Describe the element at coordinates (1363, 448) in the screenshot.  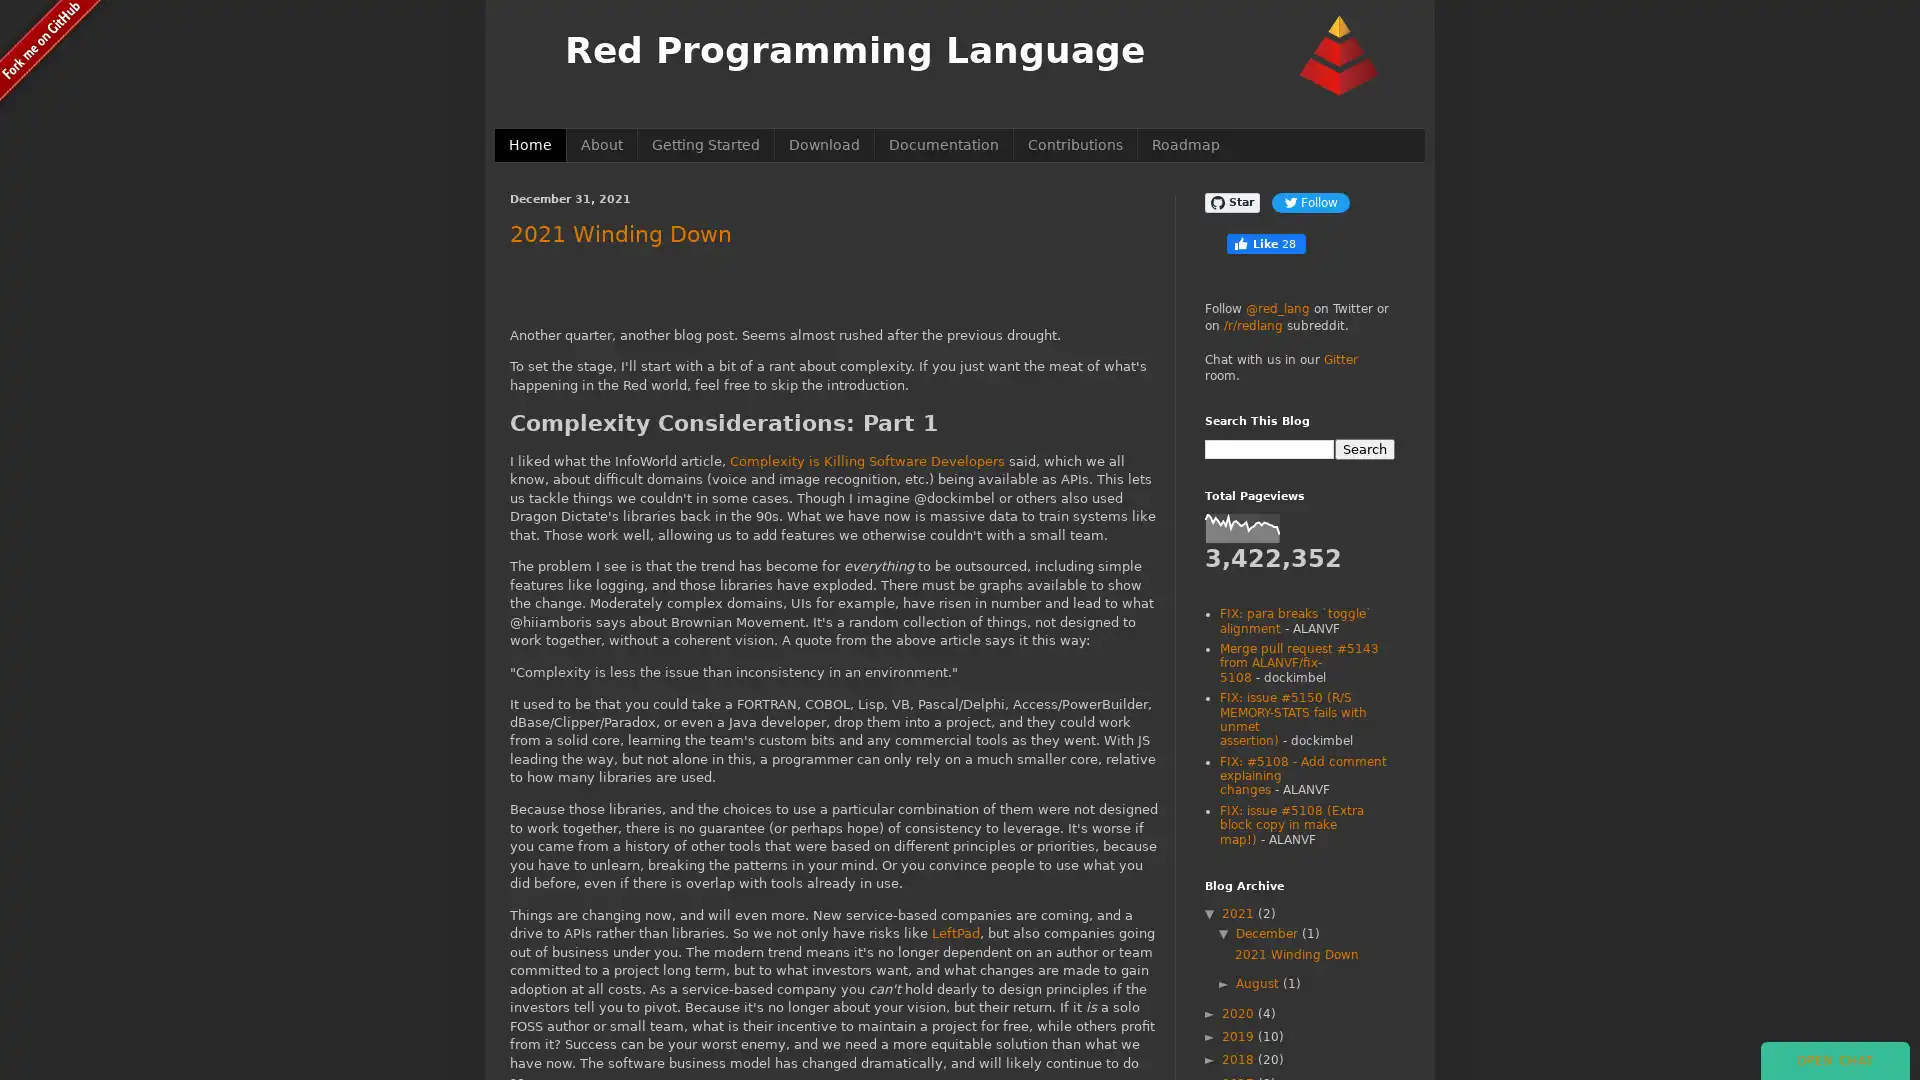
I see `Search` at that location.